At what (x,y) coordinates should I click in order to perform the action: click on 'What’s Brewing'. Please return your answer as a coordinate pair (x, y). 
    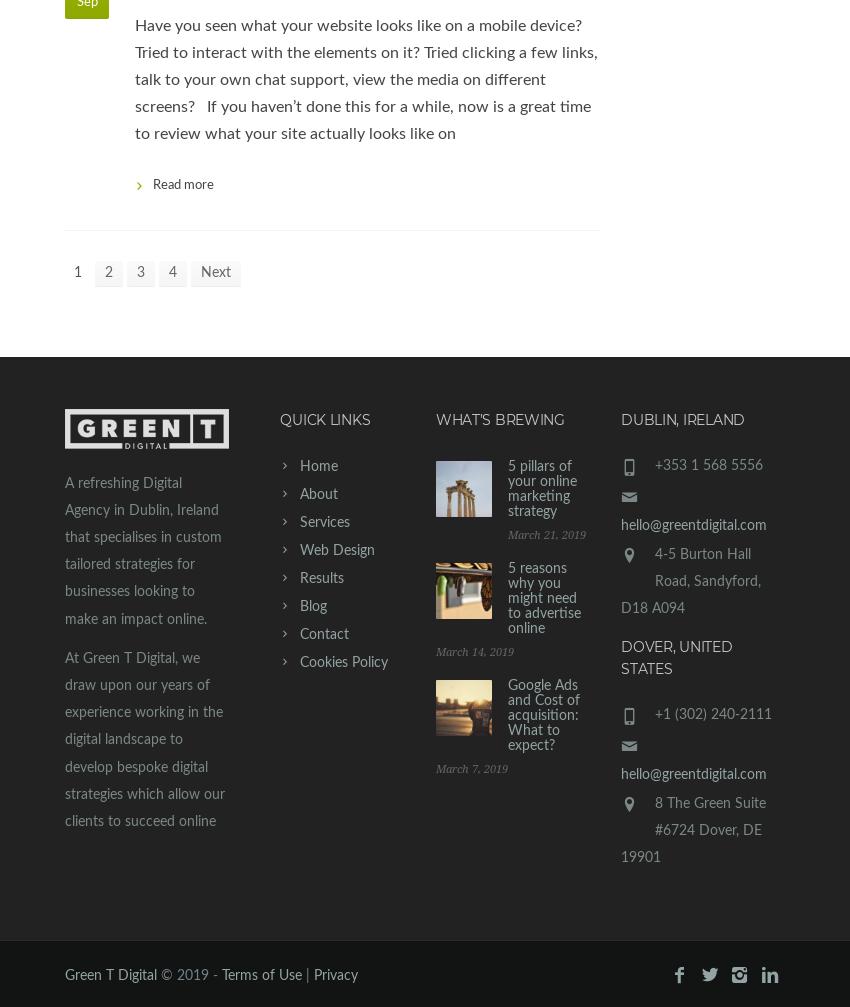
    Looking at the image, I should click on (499, 419).